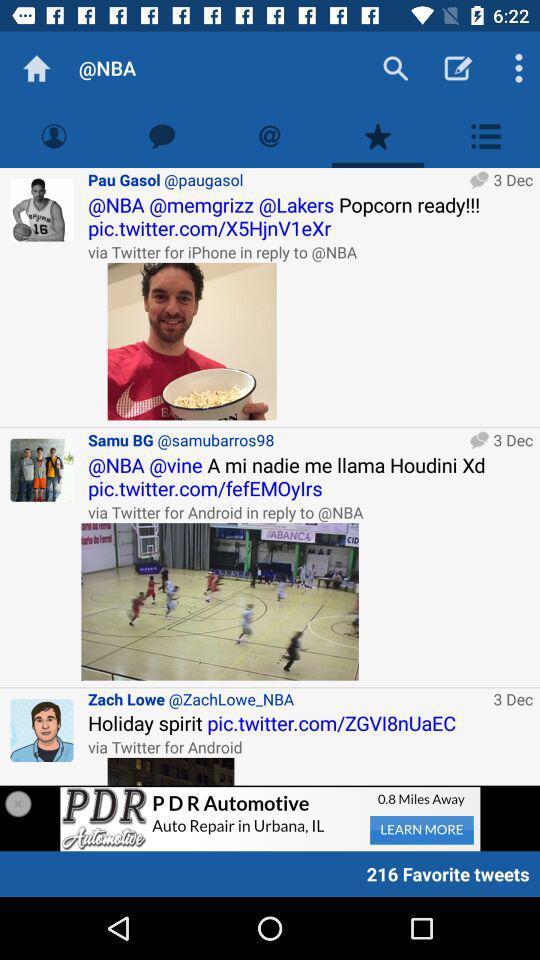 Image resolution: width=540 pixels, height=960 pixels. I want to click on show list, so click(485, 135).